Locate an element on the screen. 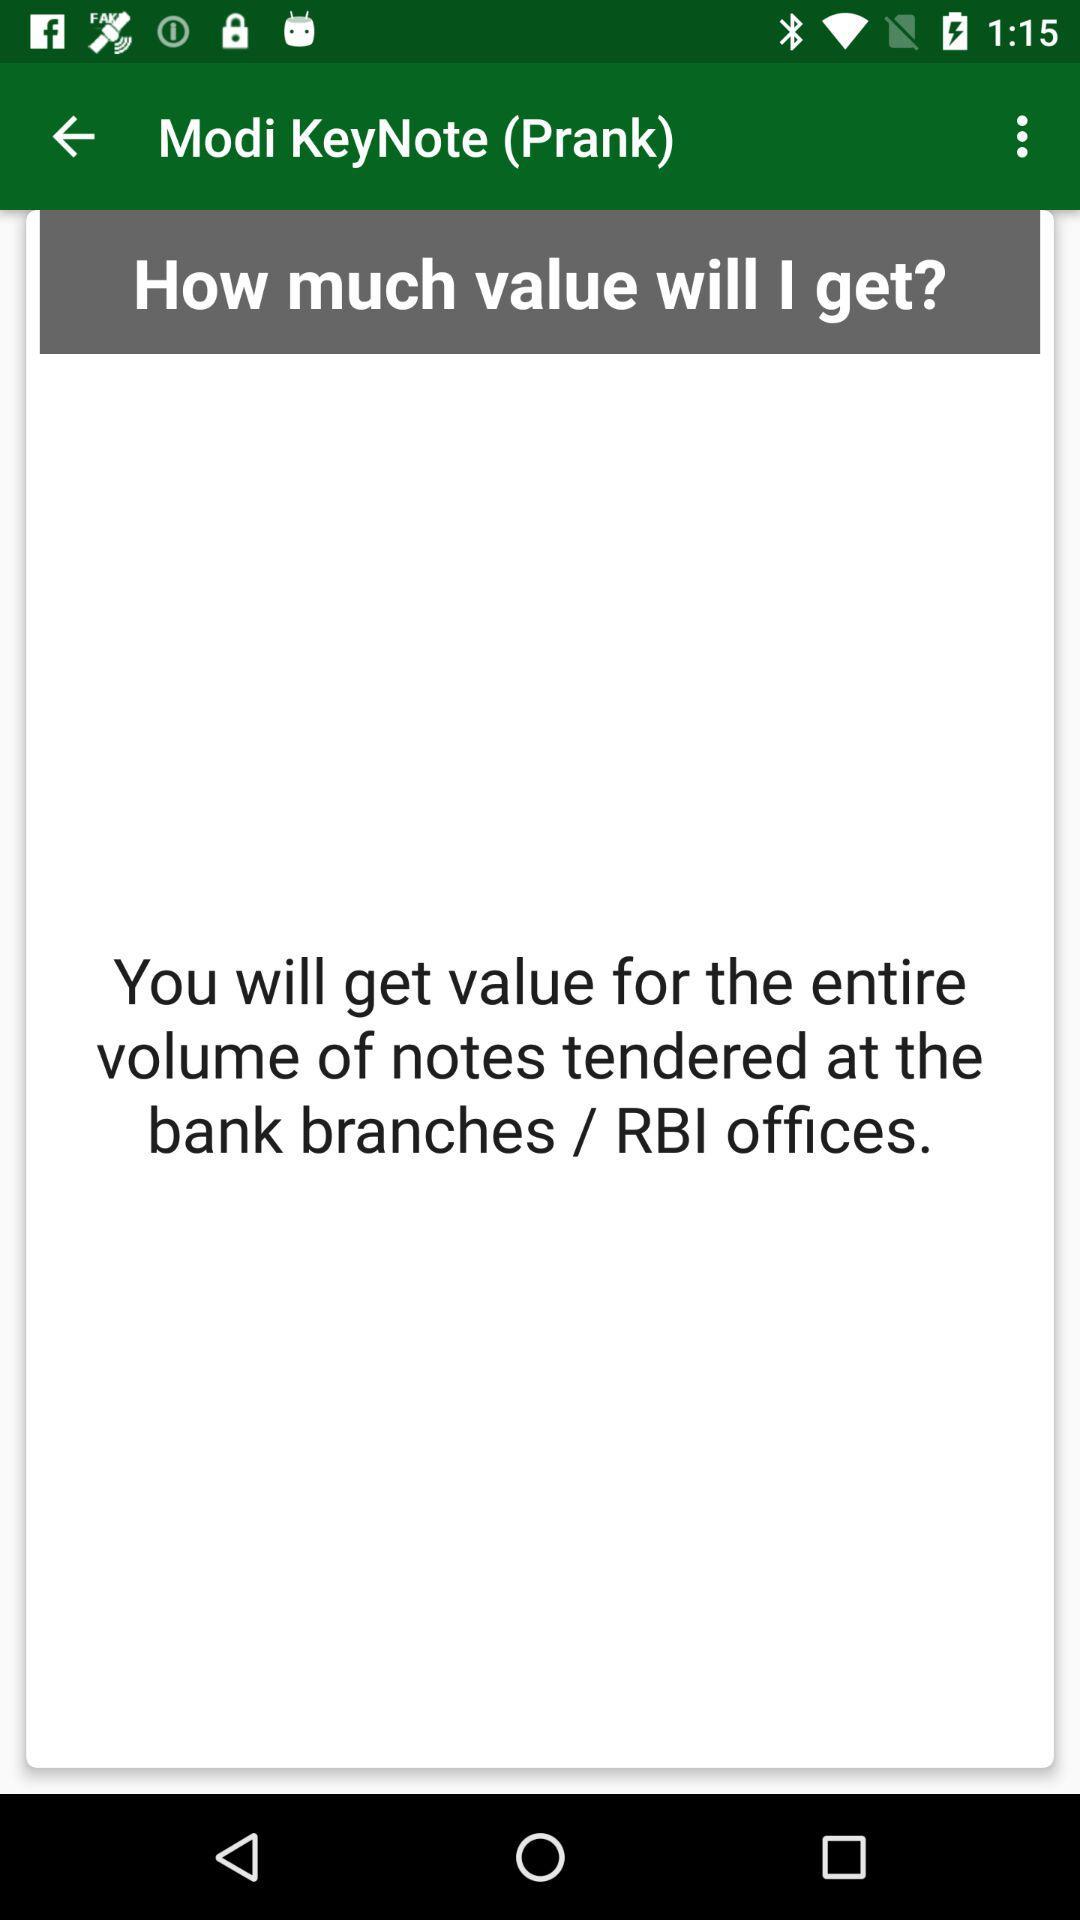  the item to the right of modi keynote (prank) app is located at coordinates (1027, 135).